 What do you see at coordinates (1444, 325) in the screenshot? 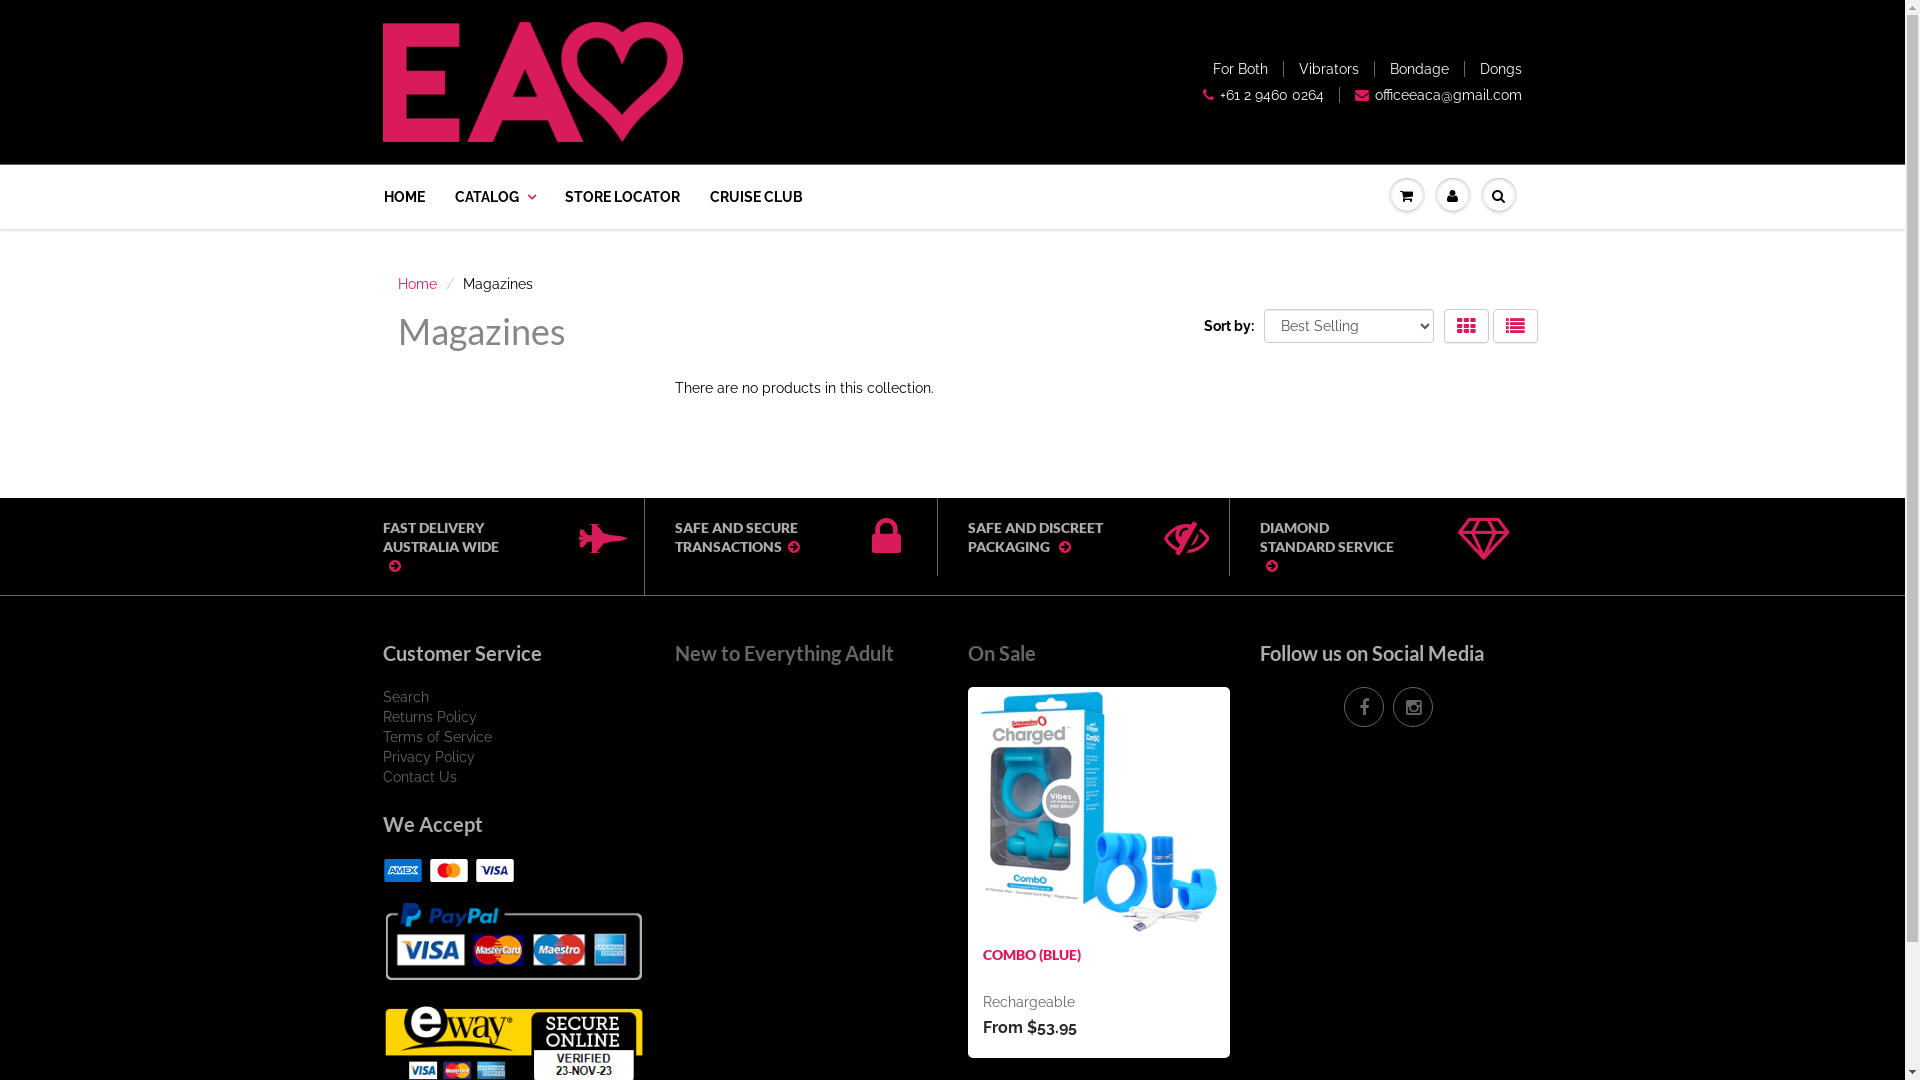
I see `'Grid view'` at bounding box center [1444, 325].